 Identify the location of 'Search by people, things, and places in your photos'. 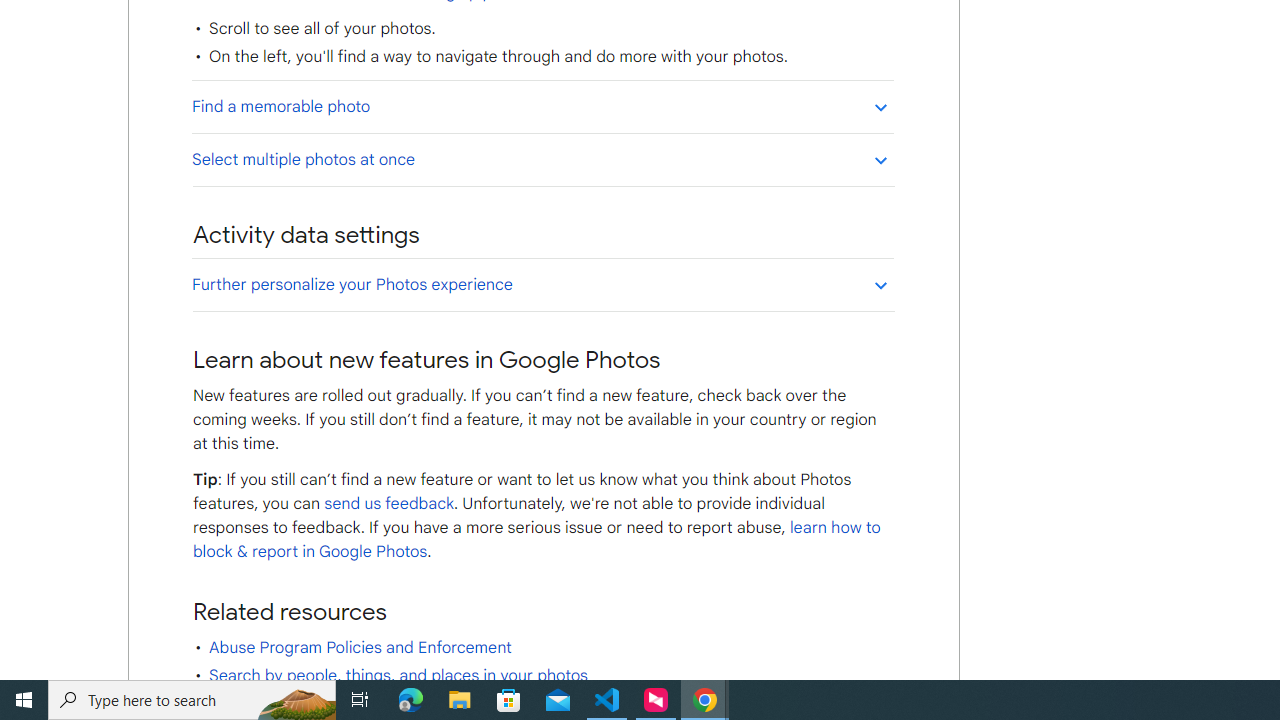
(398, 675).